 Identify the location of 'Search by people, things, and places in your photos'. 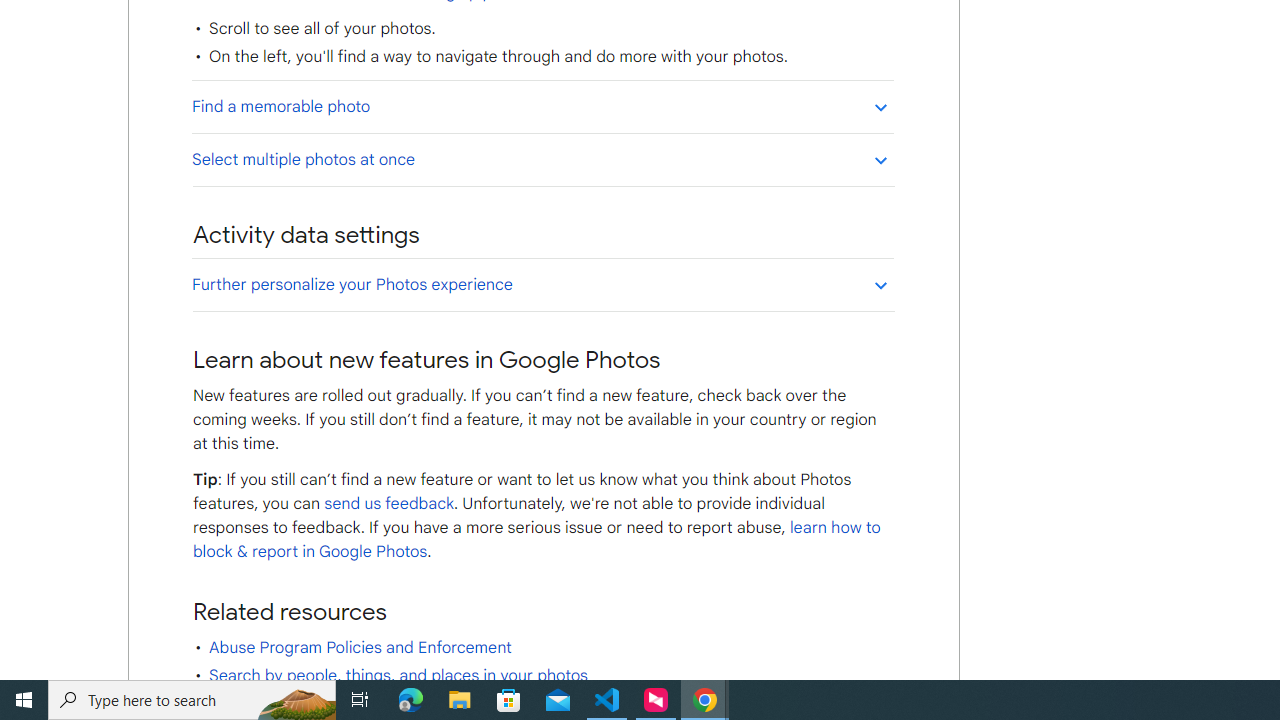
(398, 675).